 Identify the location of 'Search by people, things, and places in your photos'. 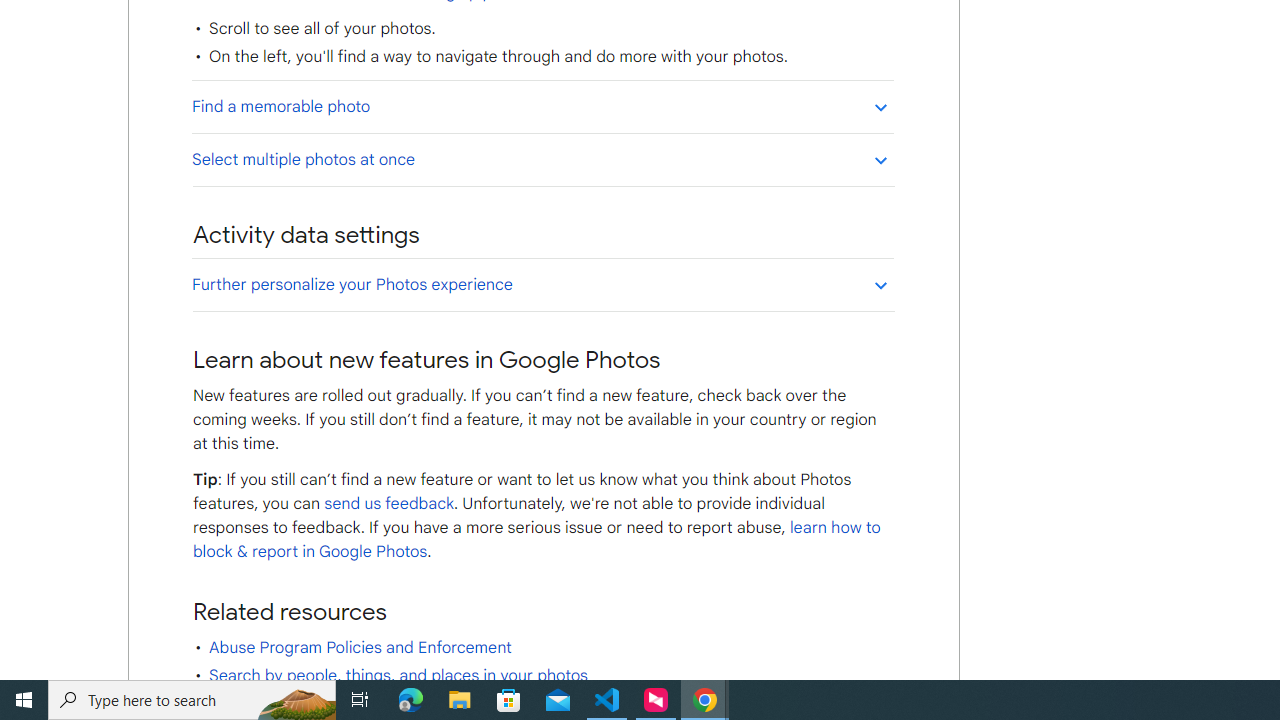
(398, 675).